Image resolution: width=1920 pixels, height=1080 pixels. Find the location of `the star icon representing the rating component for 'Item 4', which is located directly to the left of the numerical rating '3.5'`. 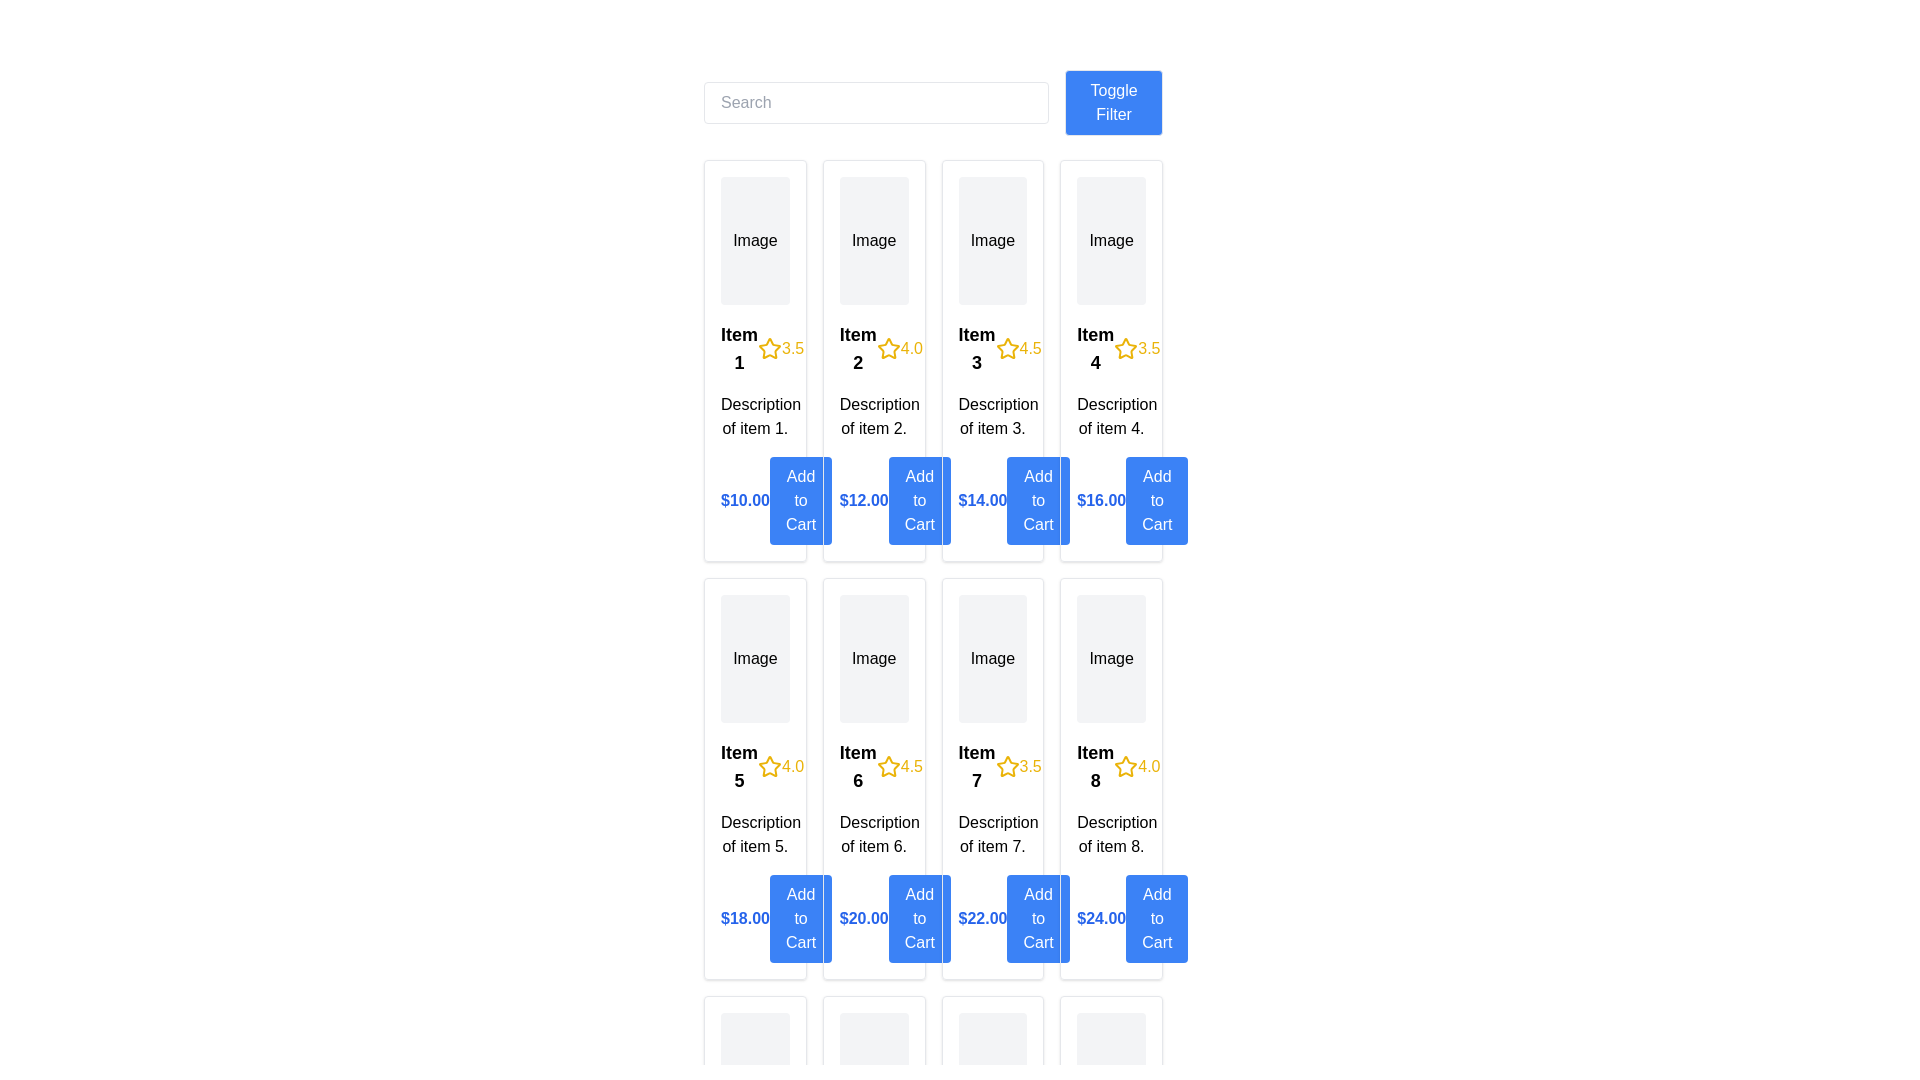

the star icon representing the rating component for 'Item 4', which is located directly to the left of the numerical rating '3.5' is located at coordinates (1126, 347).